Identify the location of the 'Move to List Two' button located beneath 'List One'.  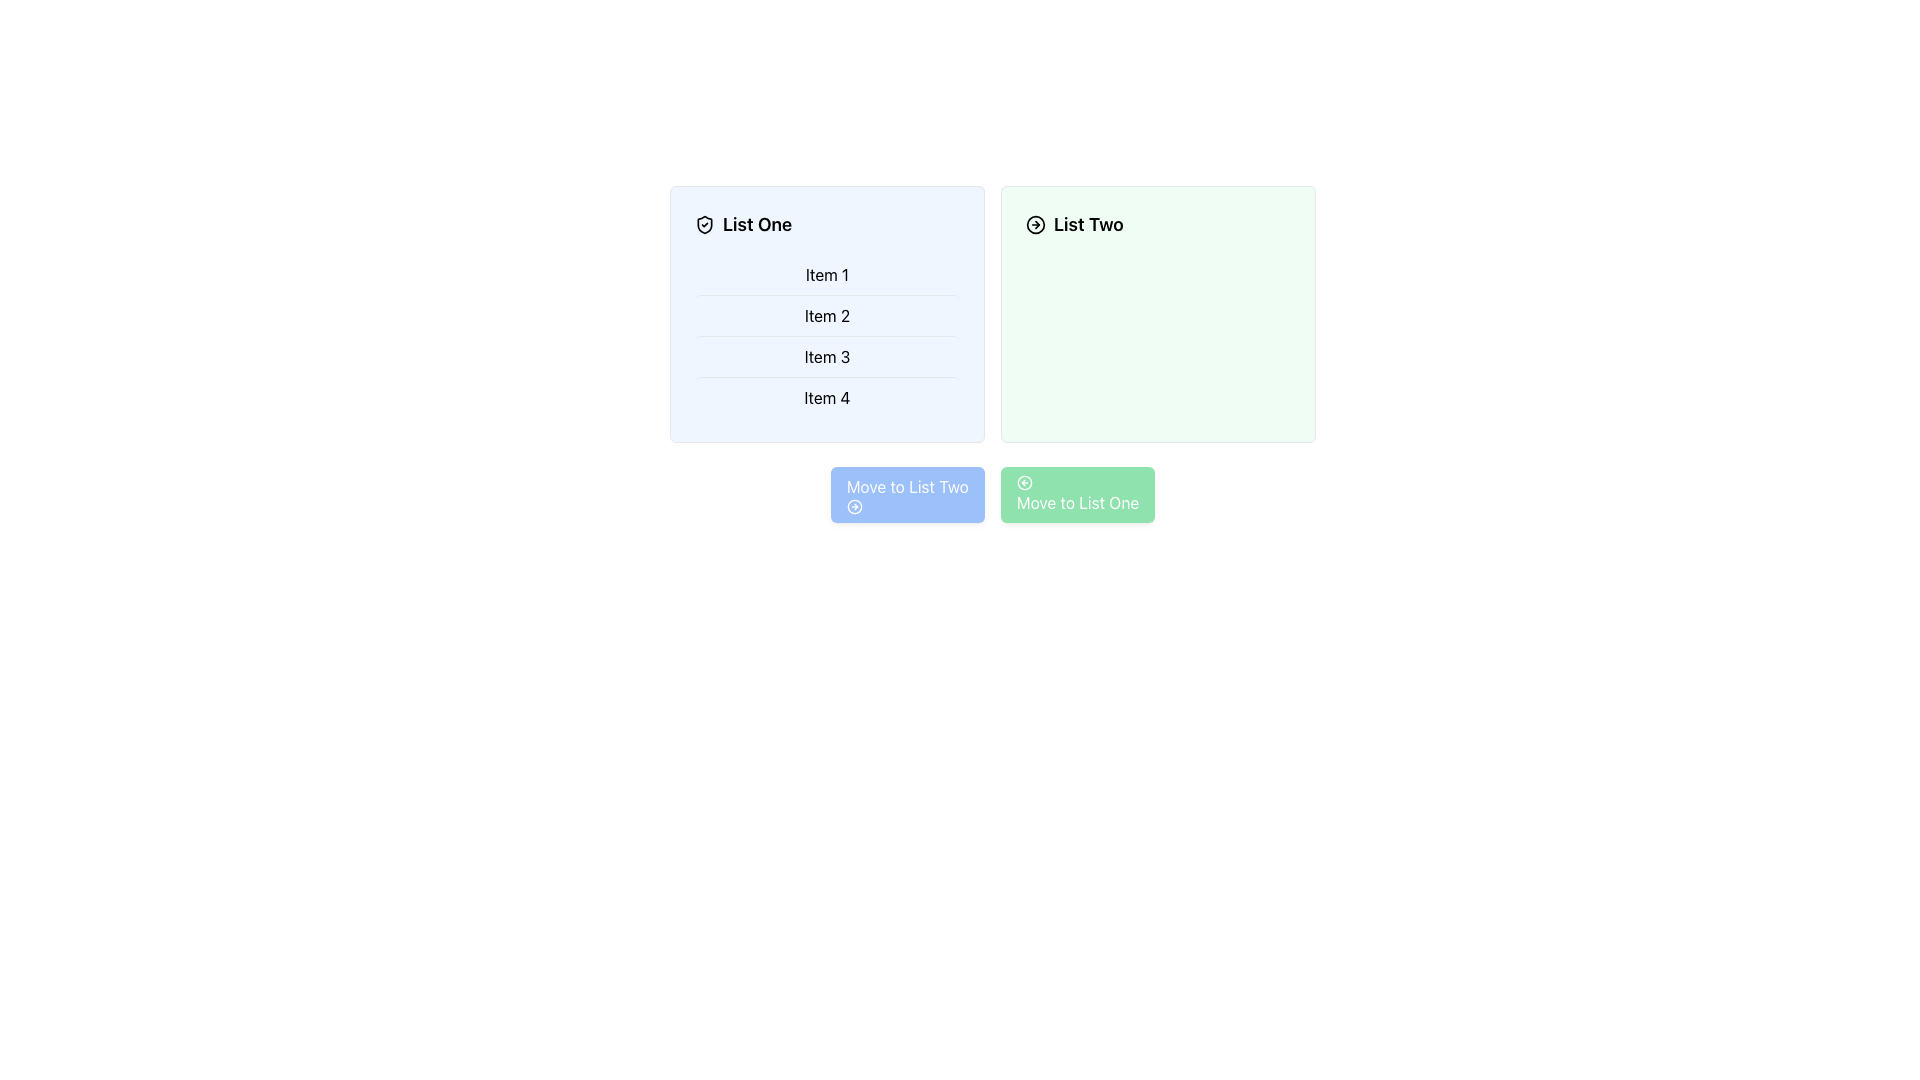
(906, 494).